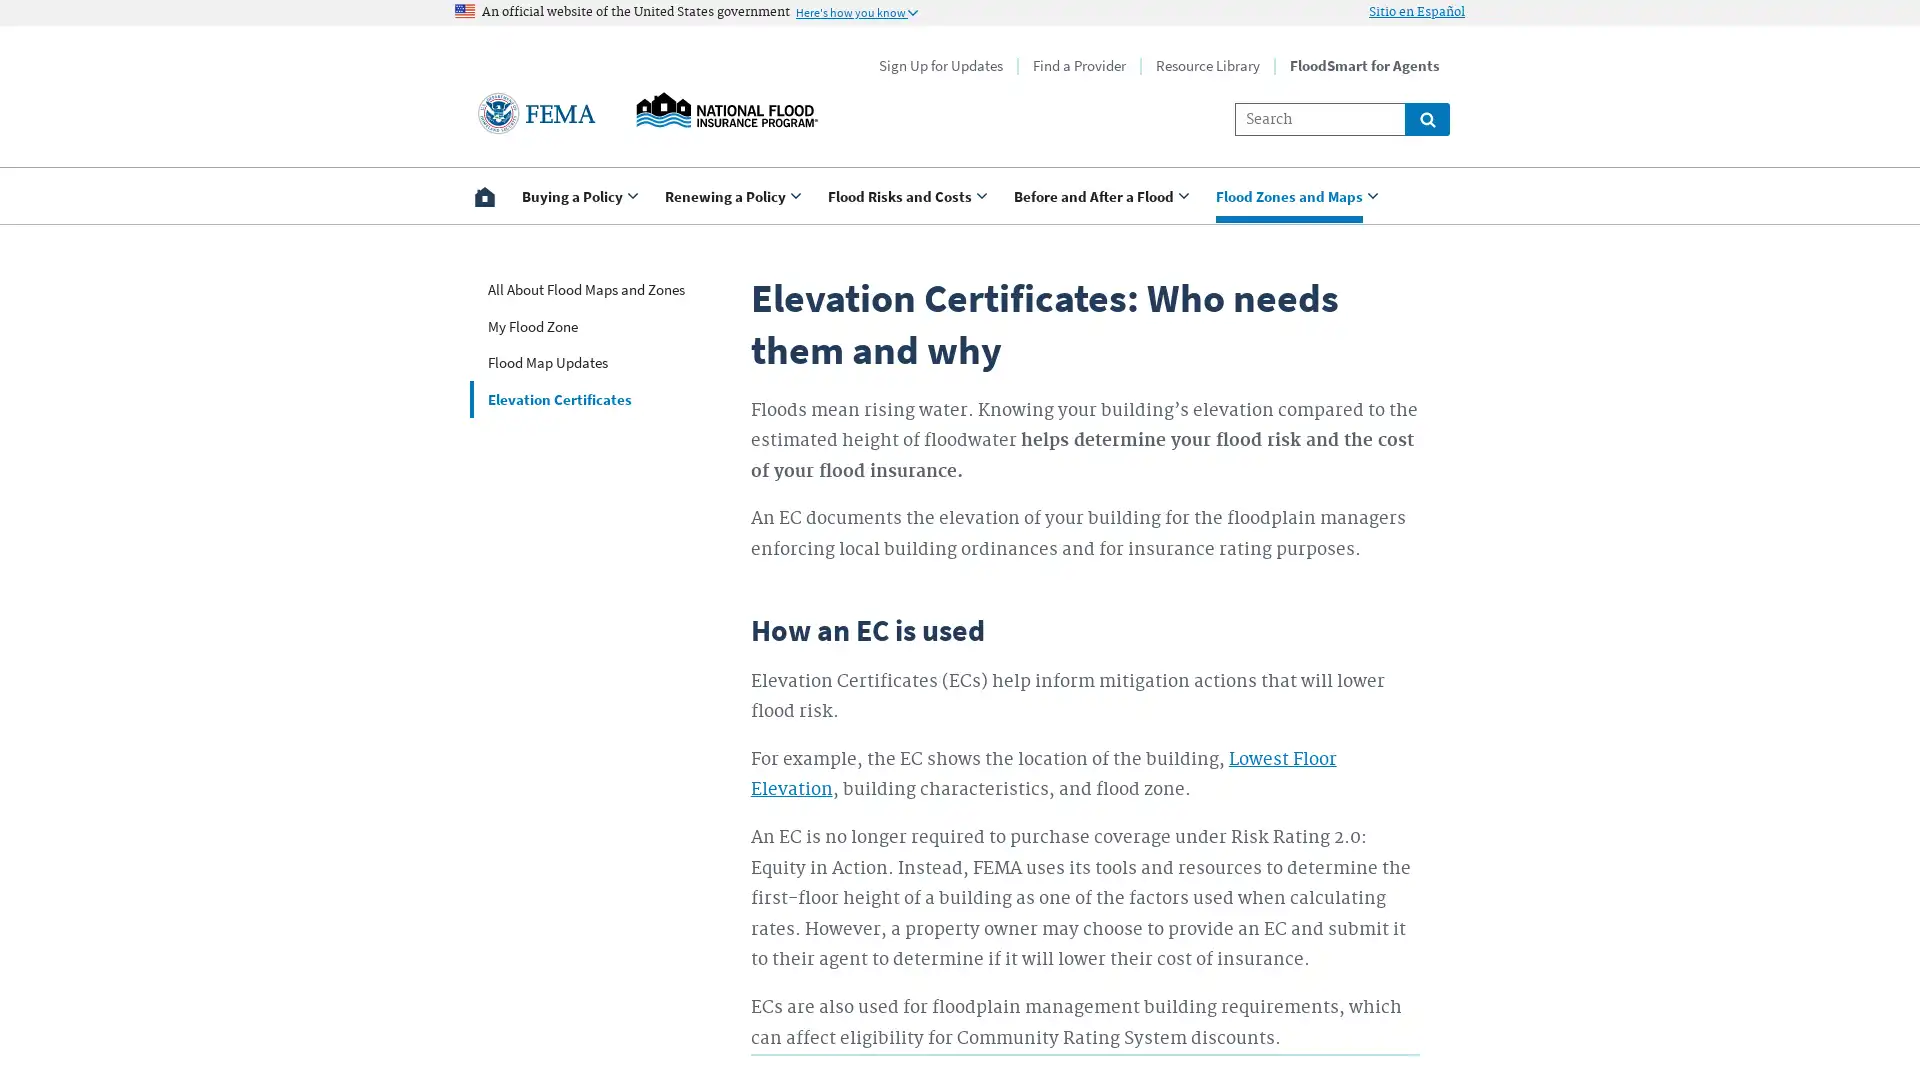  I want to click on Use <enter> and shift + <enter> to open and close the drop down to sub-menus, so click(1103, 195).